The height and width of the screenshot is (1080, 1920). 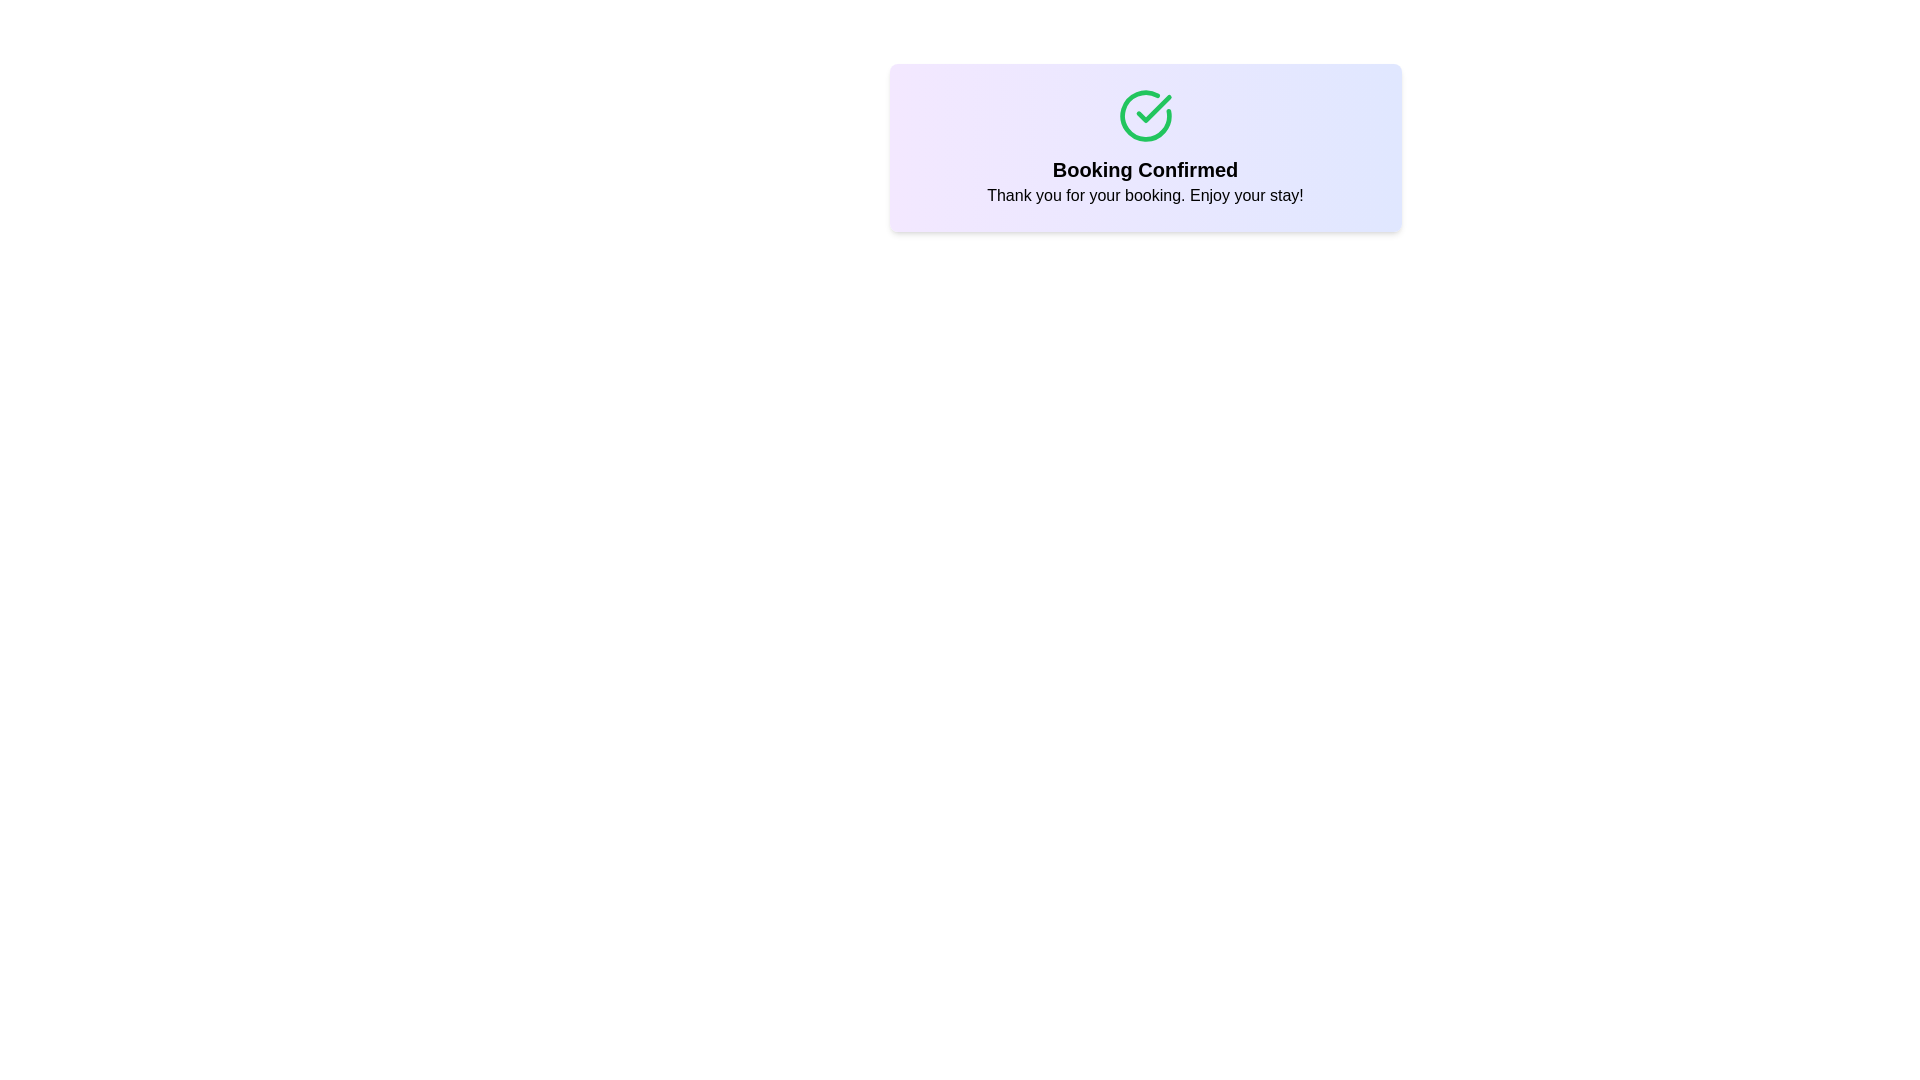 What do you see at coordinates (1145, 146) in the screenshot?
I see `text content from the Text Display with Icon that shows 'Booking Confirmed' and 'Thank you for your booking. Enjoy your stay!' with a green checkmark icon` at bounding box center [1145, 146].